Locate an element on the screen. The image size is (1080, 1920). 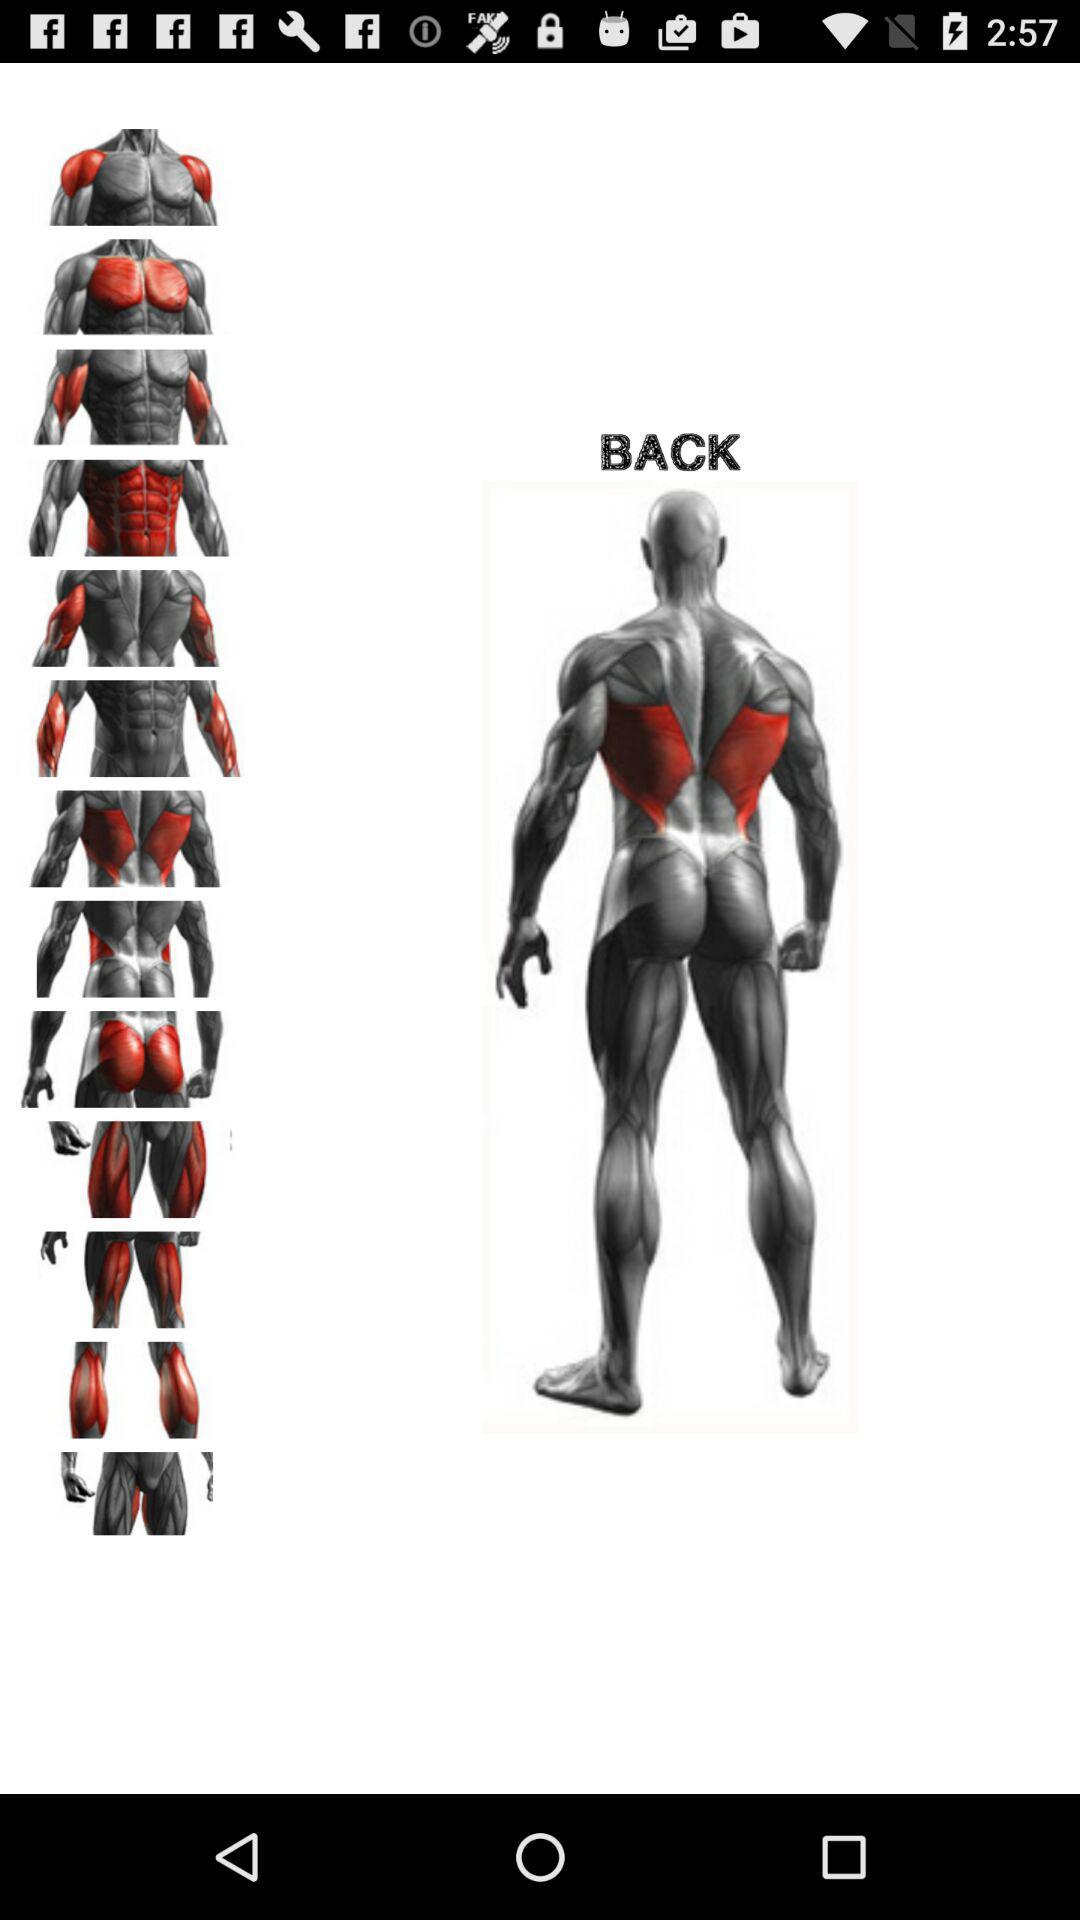
click on back icon is located at coordinates (131, 832).